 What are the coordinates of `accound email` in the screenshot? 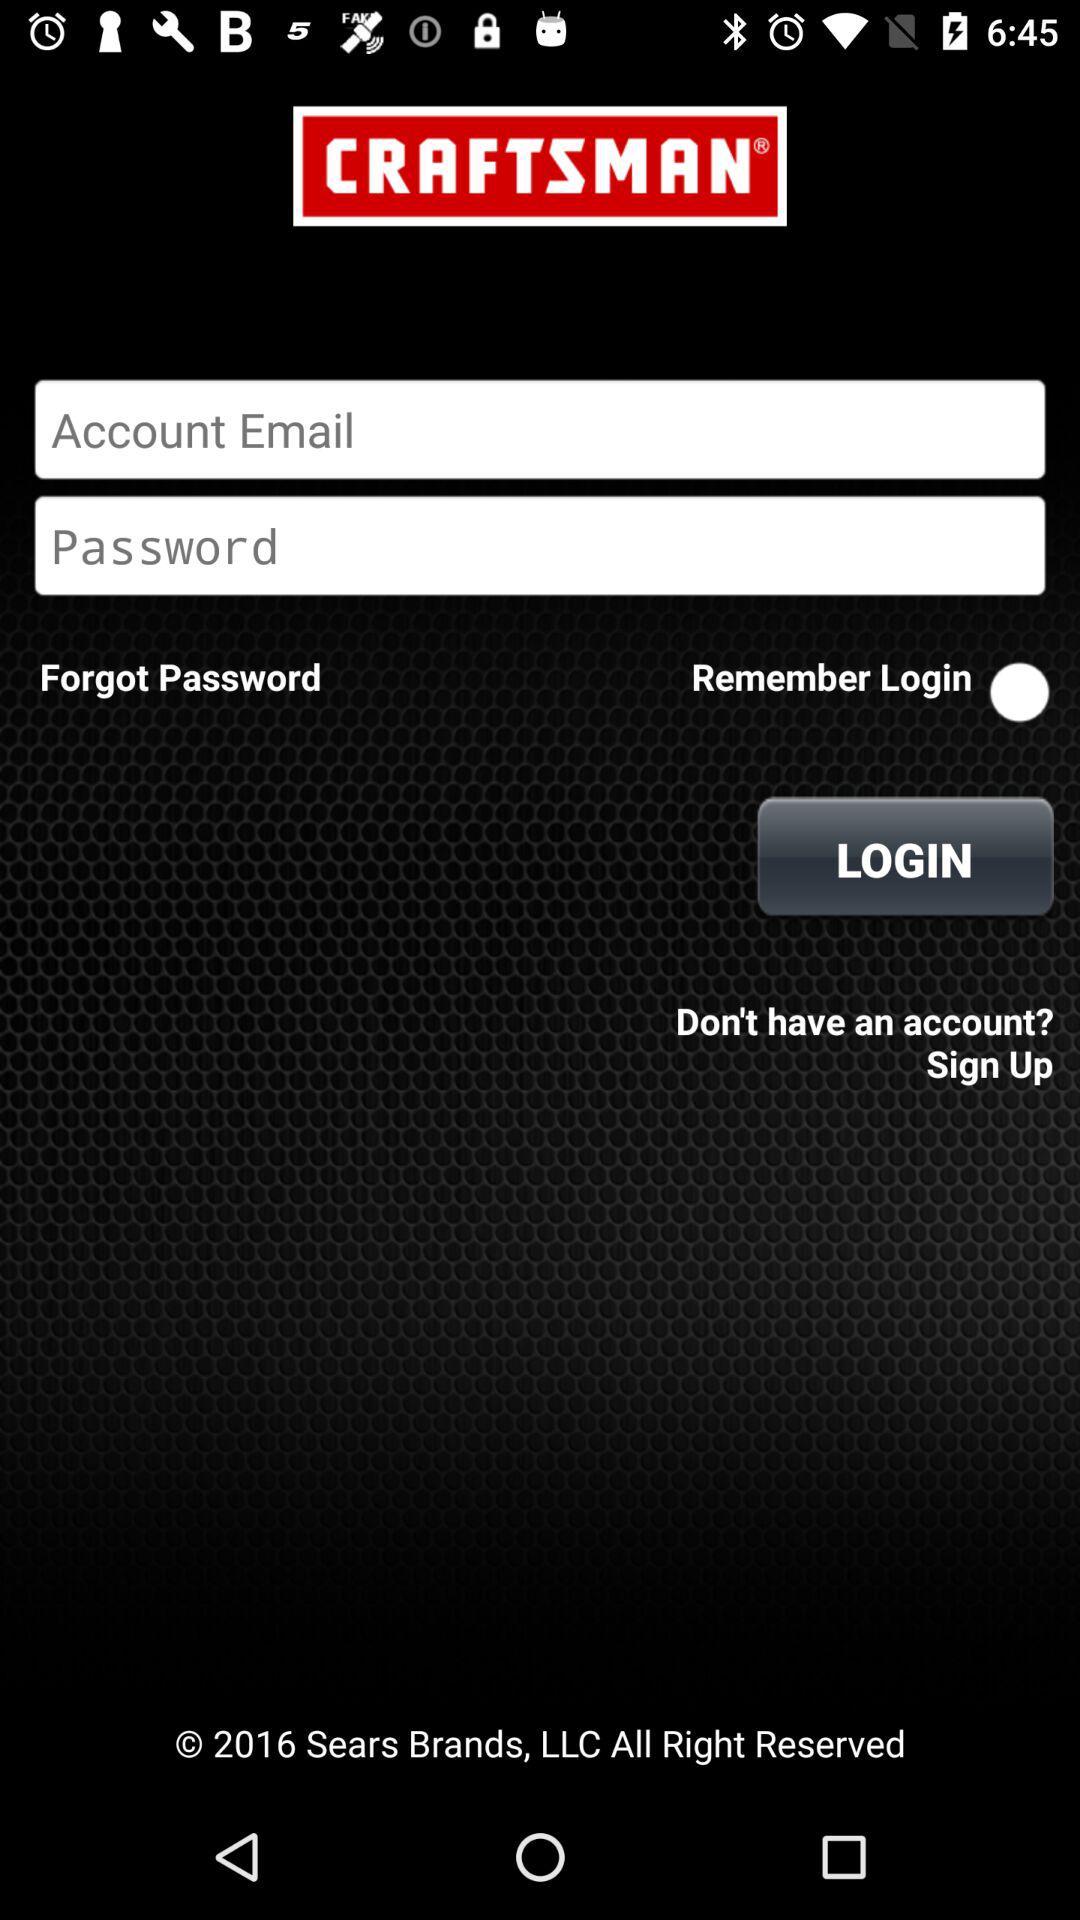 It's located at (540, 428).